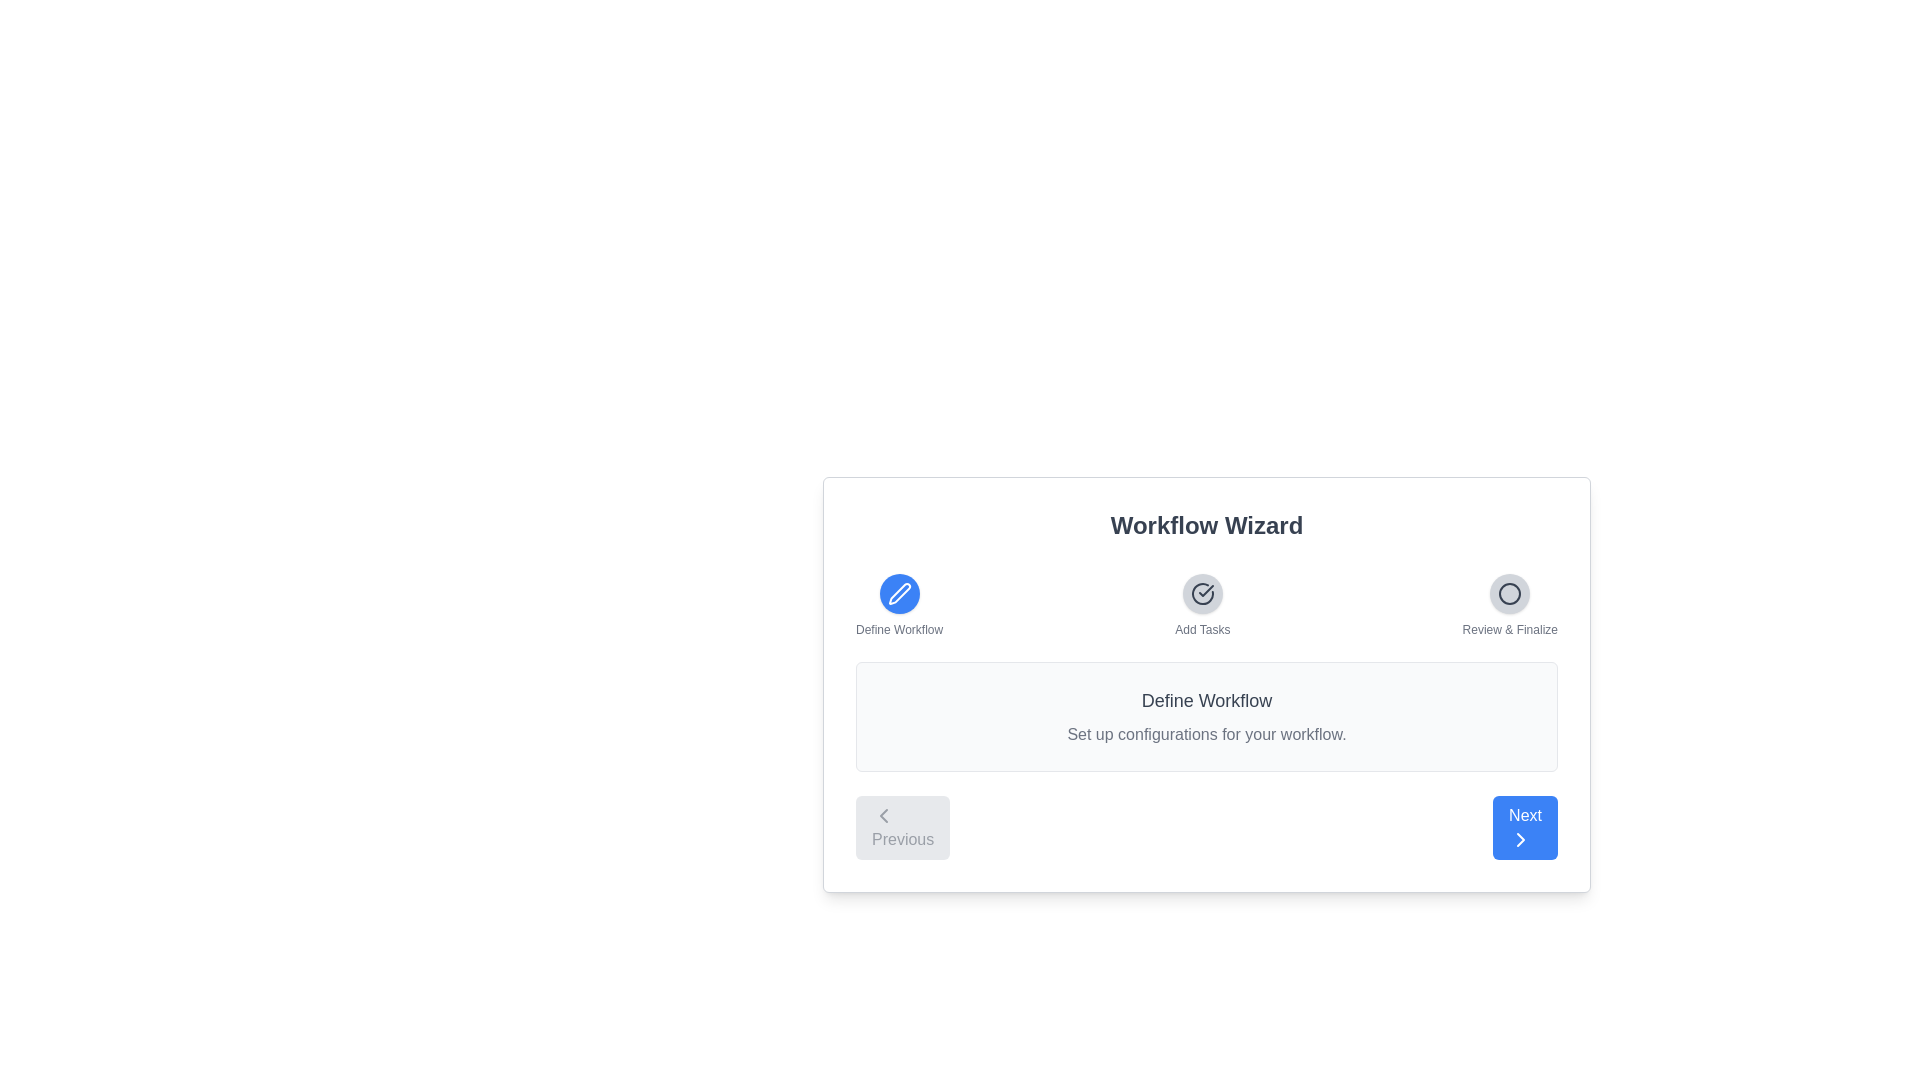 Image resolution: width=1920 pixels, height=1080 pixels. Describe the element at coordinates (1205, 604) in the screenshot. I see `the second step indicator labeled 'Add Tasks' for additional details in the Workflow Wizard component` at that location.